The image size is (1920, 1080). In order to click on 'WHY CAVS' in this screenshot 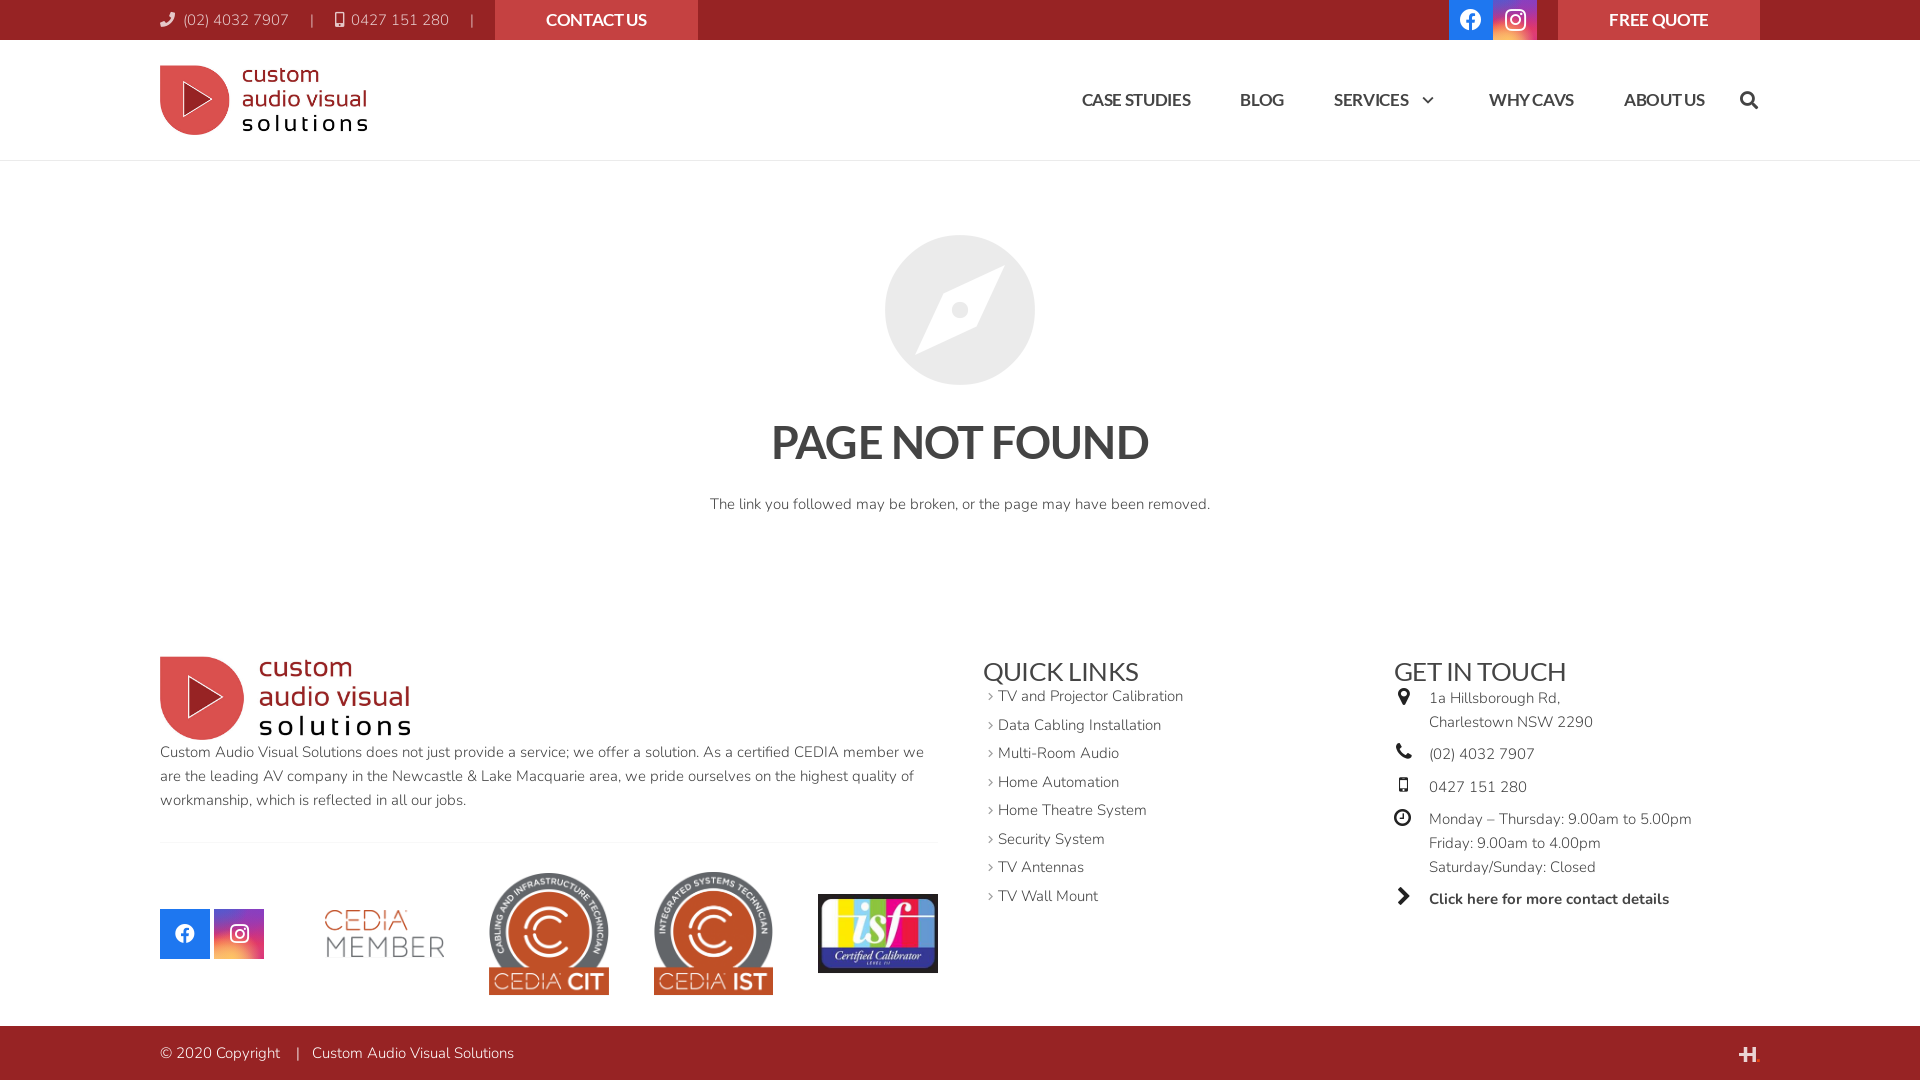, I will do `click(1530, 100)`.